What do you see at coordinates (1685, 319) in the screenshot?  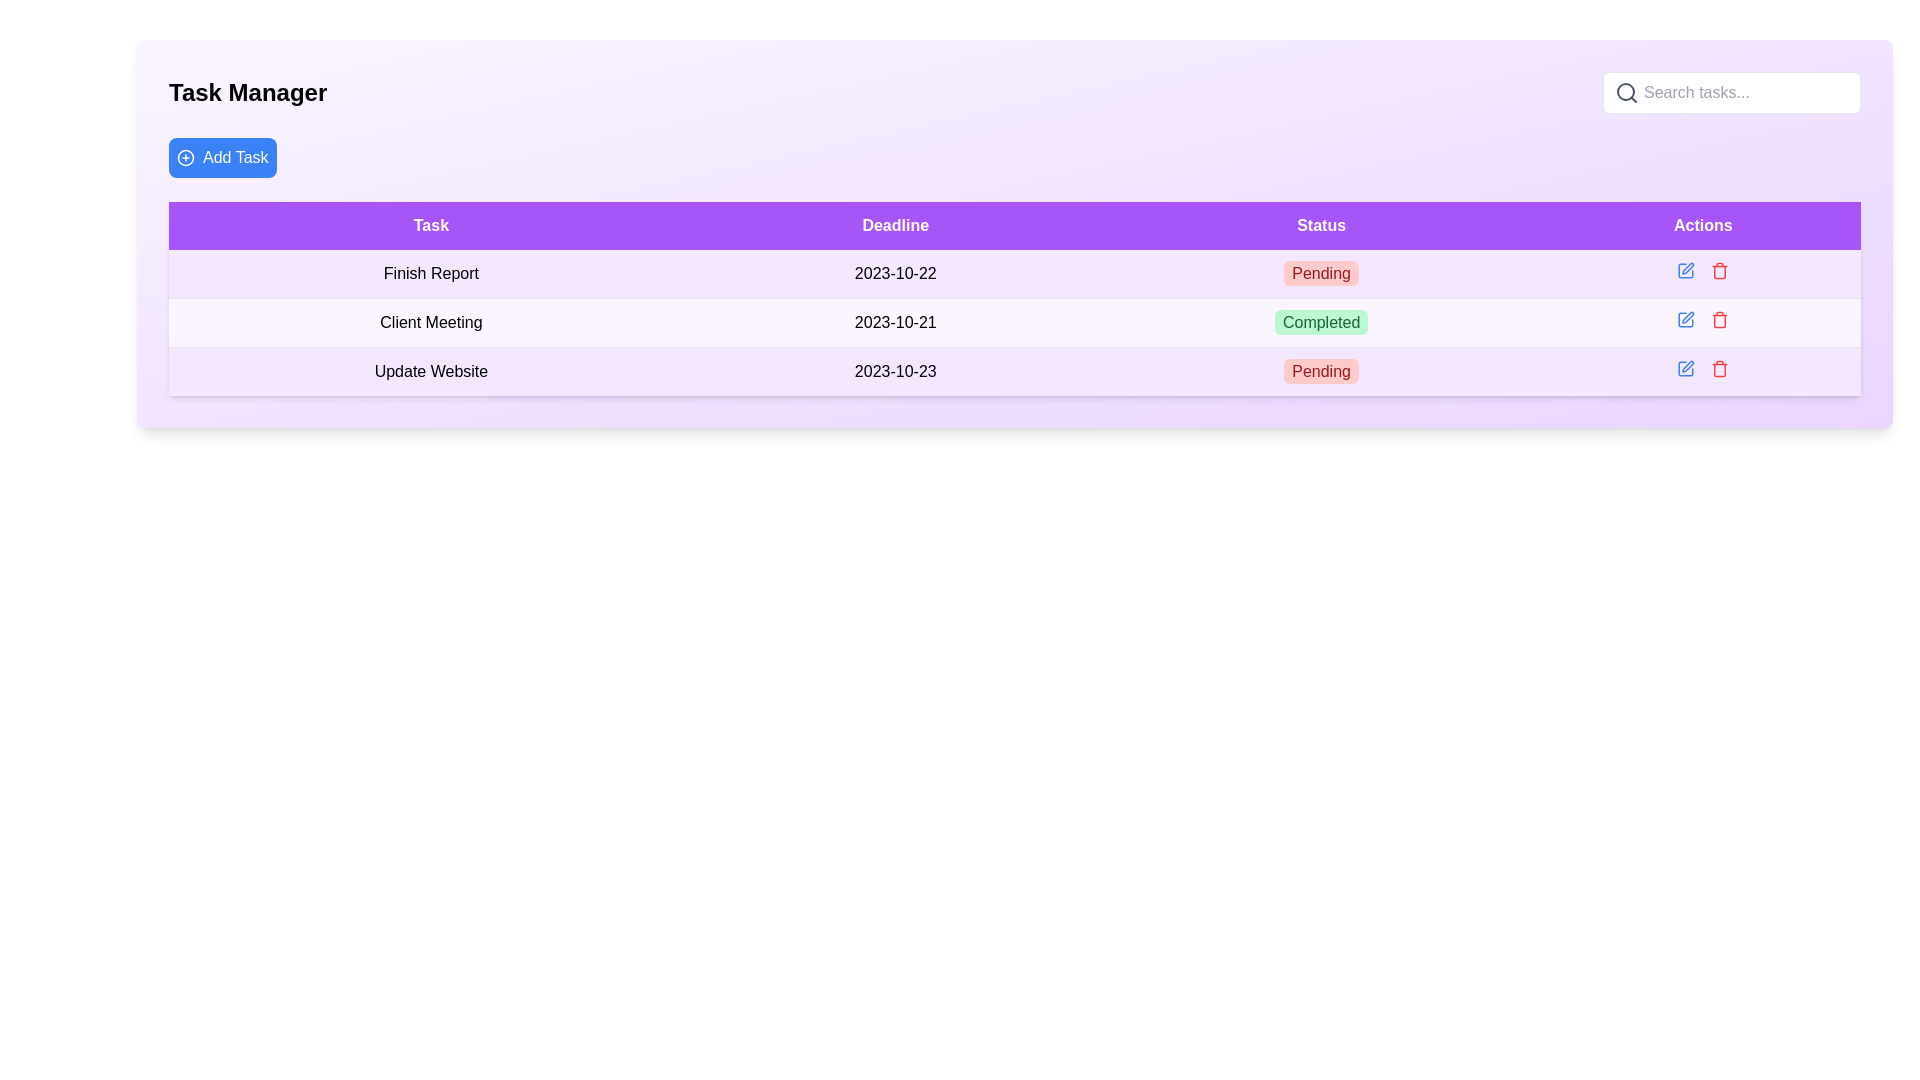 I see `the edit icon button located in the 'Actions' column next to the 'Completed' text for the 'Client Meeting' task` at bounding box center [1685, 319].